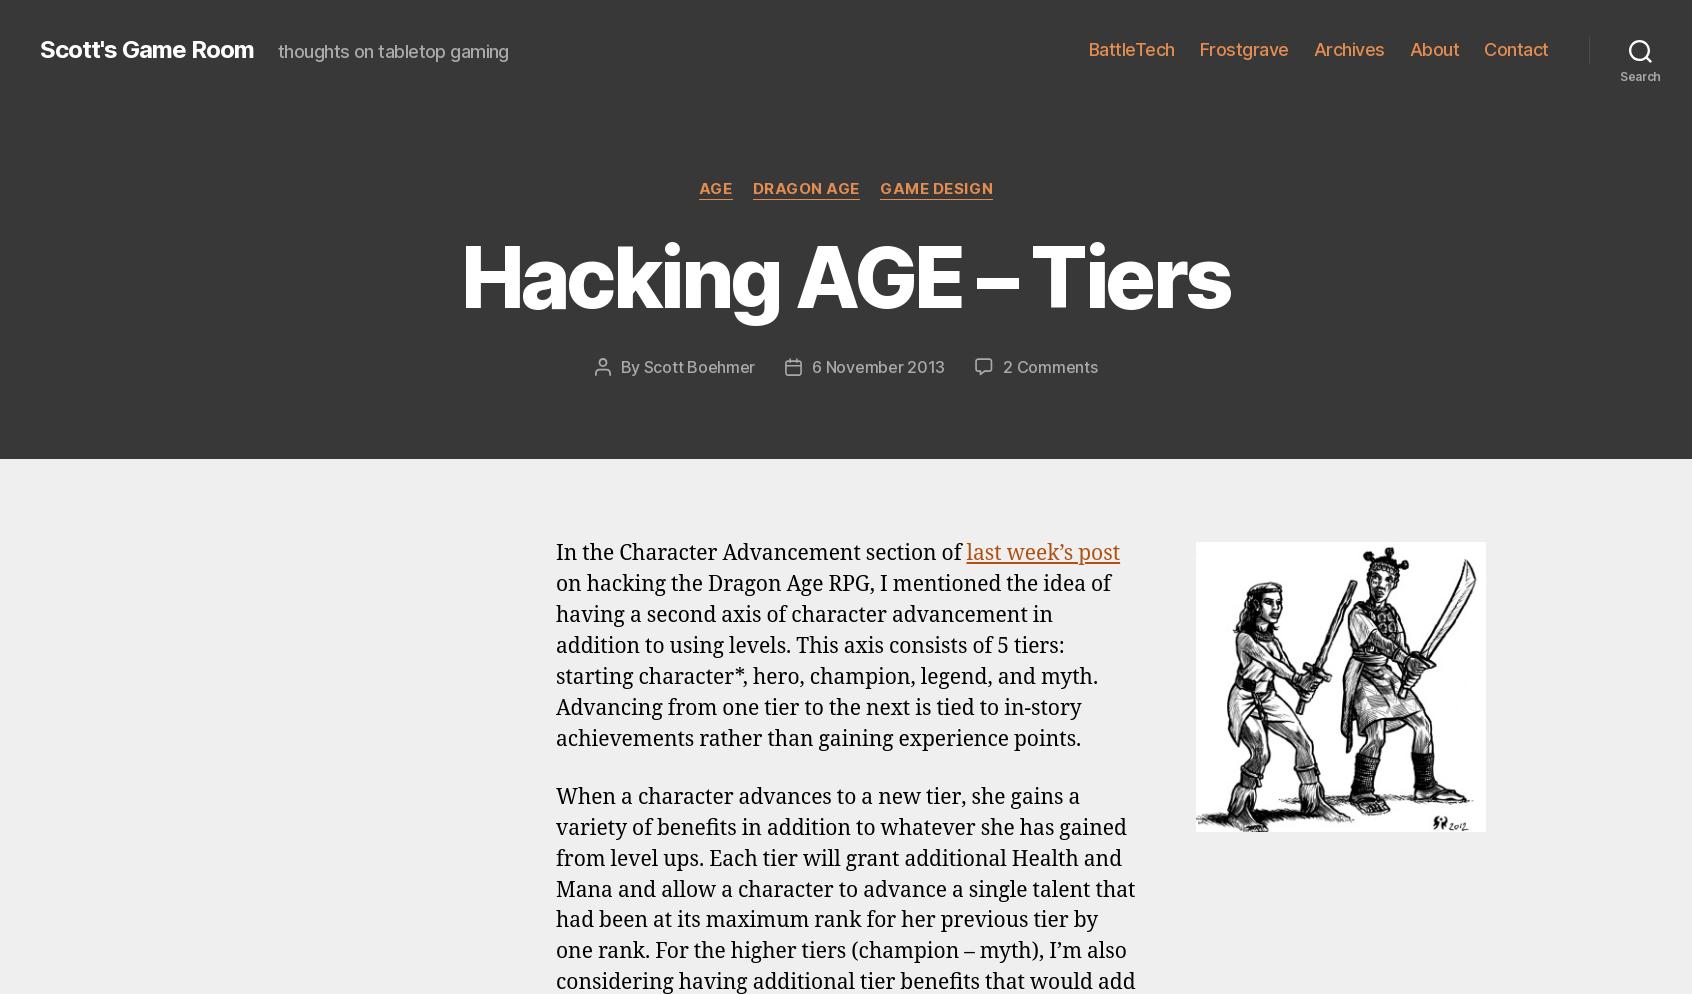  Describe the element at coordinates (1015, 258) in the screenshot. I see `'Core Mechanics: Character Advancement'` at that location.